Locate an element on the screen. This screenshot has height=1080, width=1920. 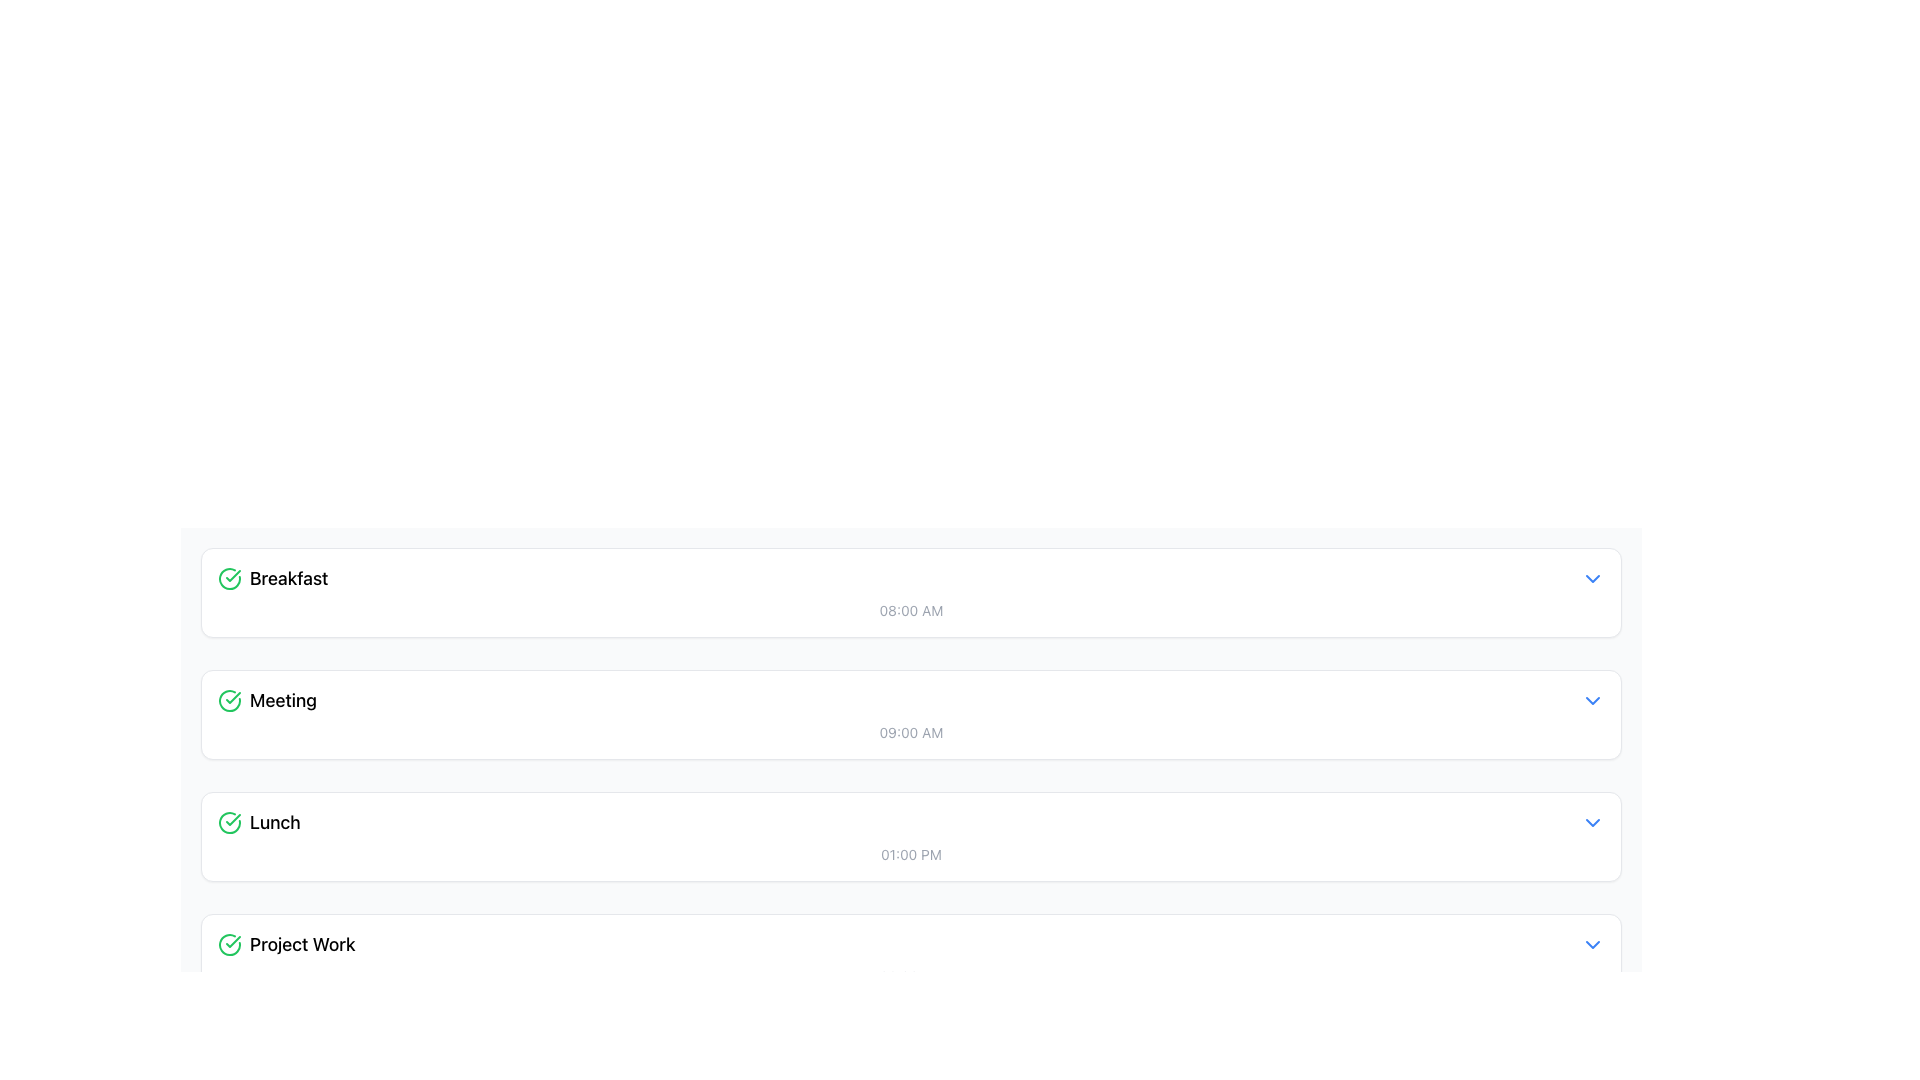
the small downward arrow icon styled in blue, located within the white box at the far right side of the 'Project Work' row is located at coordinates (1592, 945).